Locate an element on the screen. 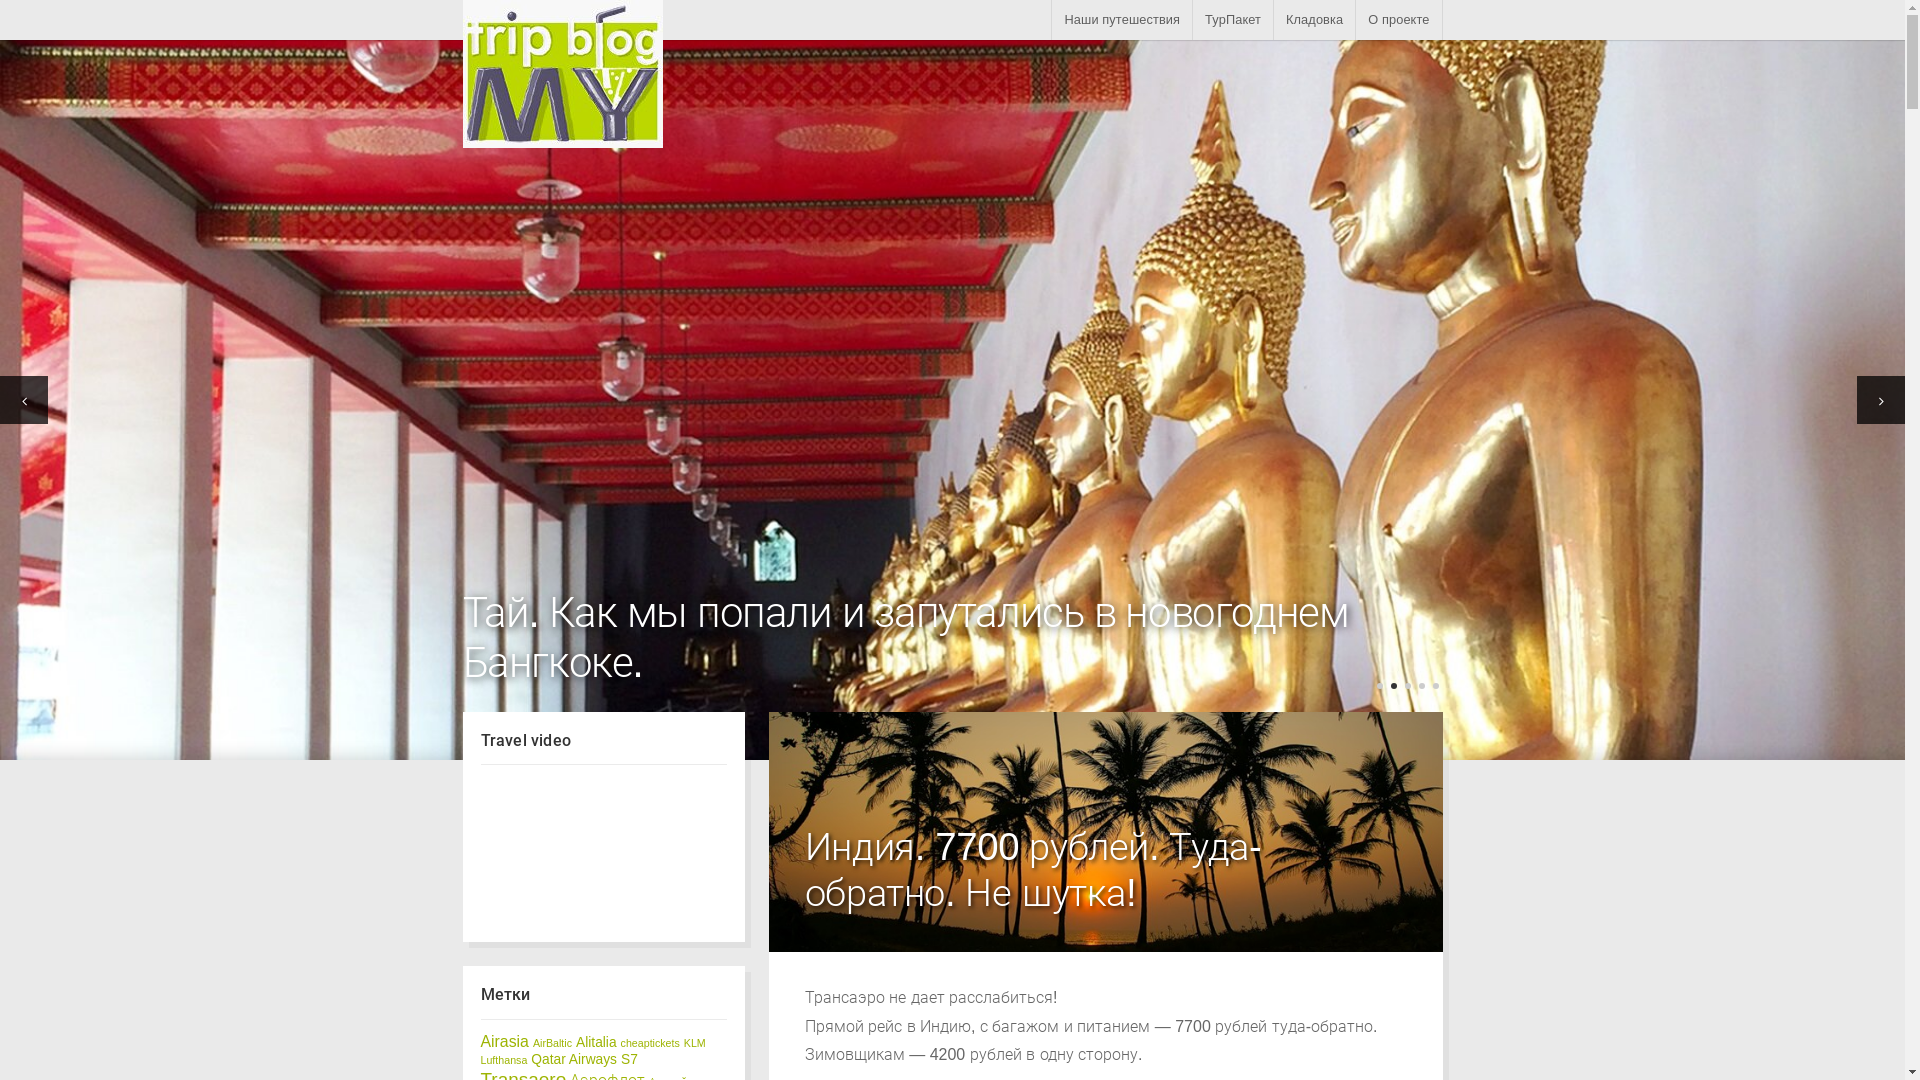 This screenshot has height=1080, width=1920. 'AirBaltic' is located at coordinates (552, 1041).